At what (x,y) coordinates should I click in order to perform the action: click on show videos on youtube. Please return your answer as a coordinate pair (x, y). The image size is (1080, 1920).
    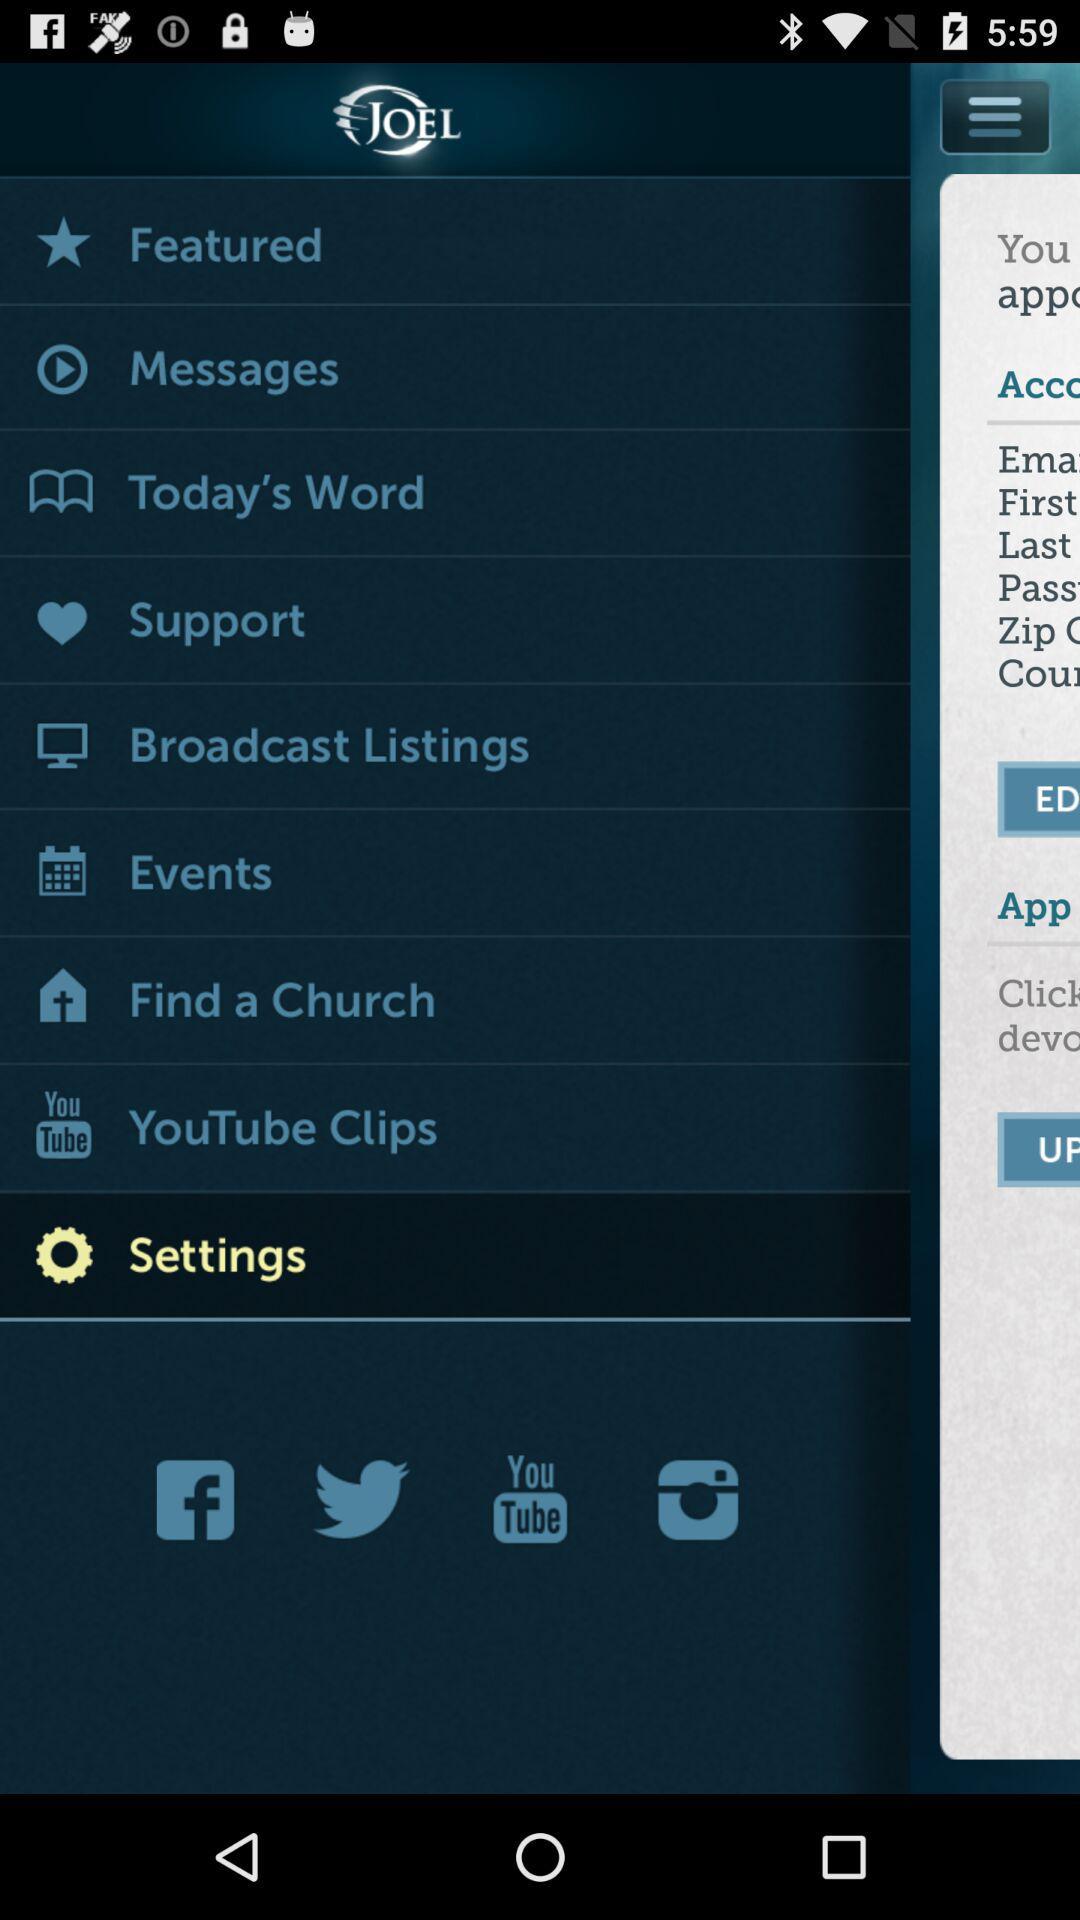
    Looking at the image, I should click on (455, 1130).